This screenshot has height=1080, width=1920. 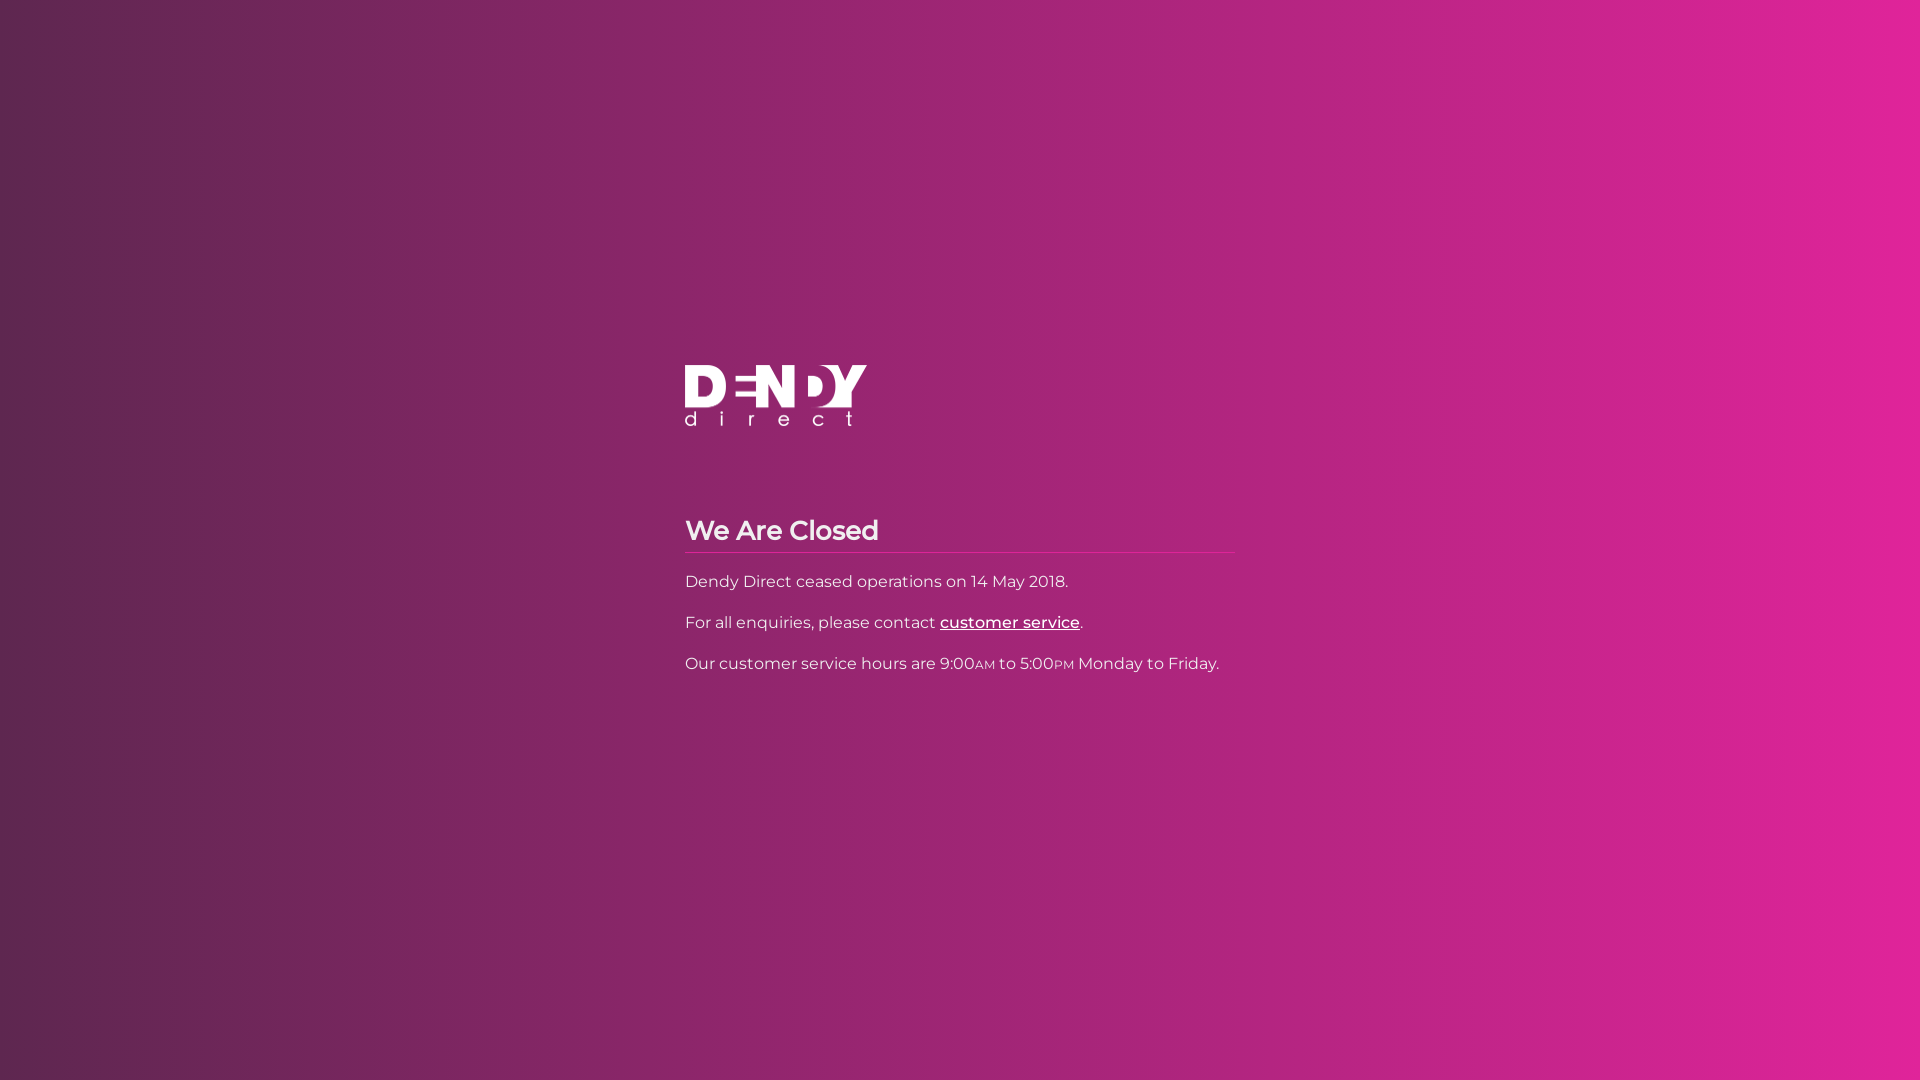 What do you see at coordinates (939, 621) in the screenshot?
I see `'customer service'` at bounding box center [939, 621].